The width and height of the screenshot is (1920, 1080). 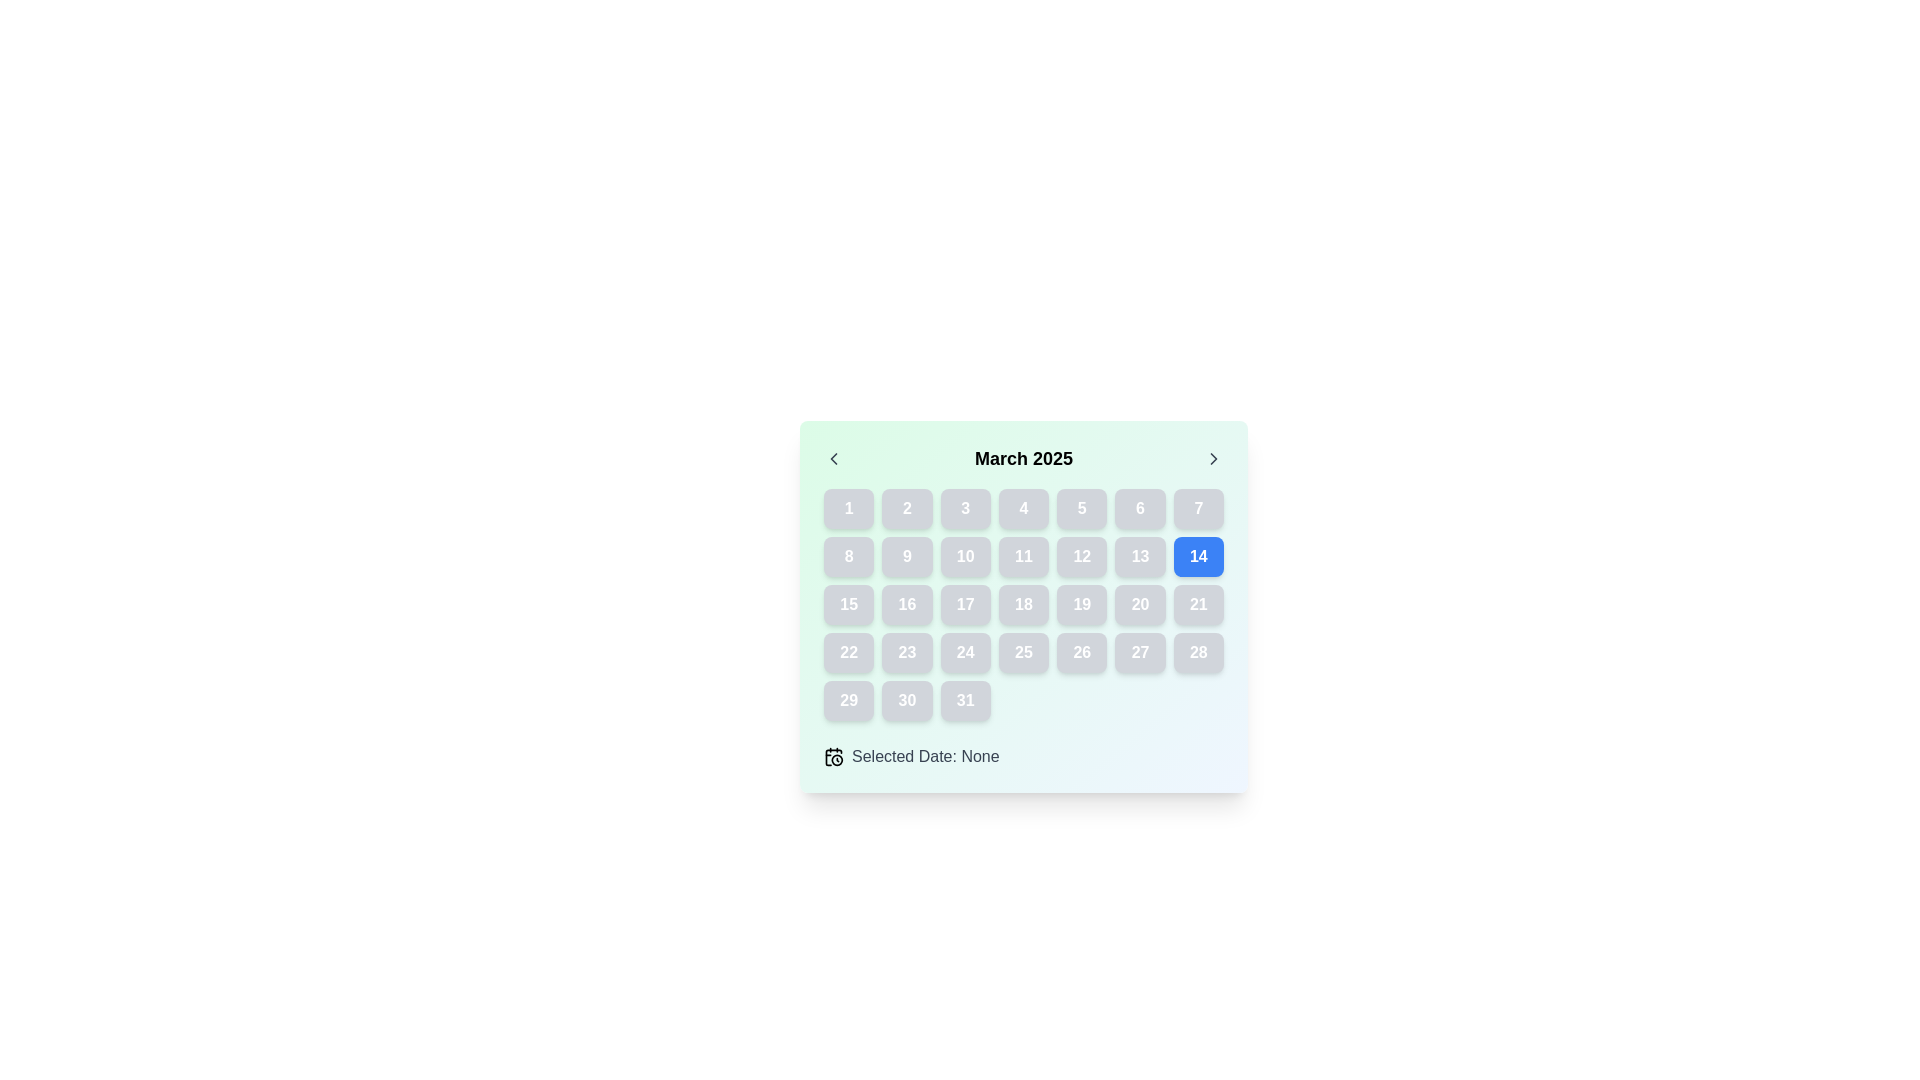 What do you see at coordinates (849, 700) in the screenshot?
I see `the rounded rectangular button labeled '29' with a light gray background in the calendar interface` at bounding box center [849, 700].